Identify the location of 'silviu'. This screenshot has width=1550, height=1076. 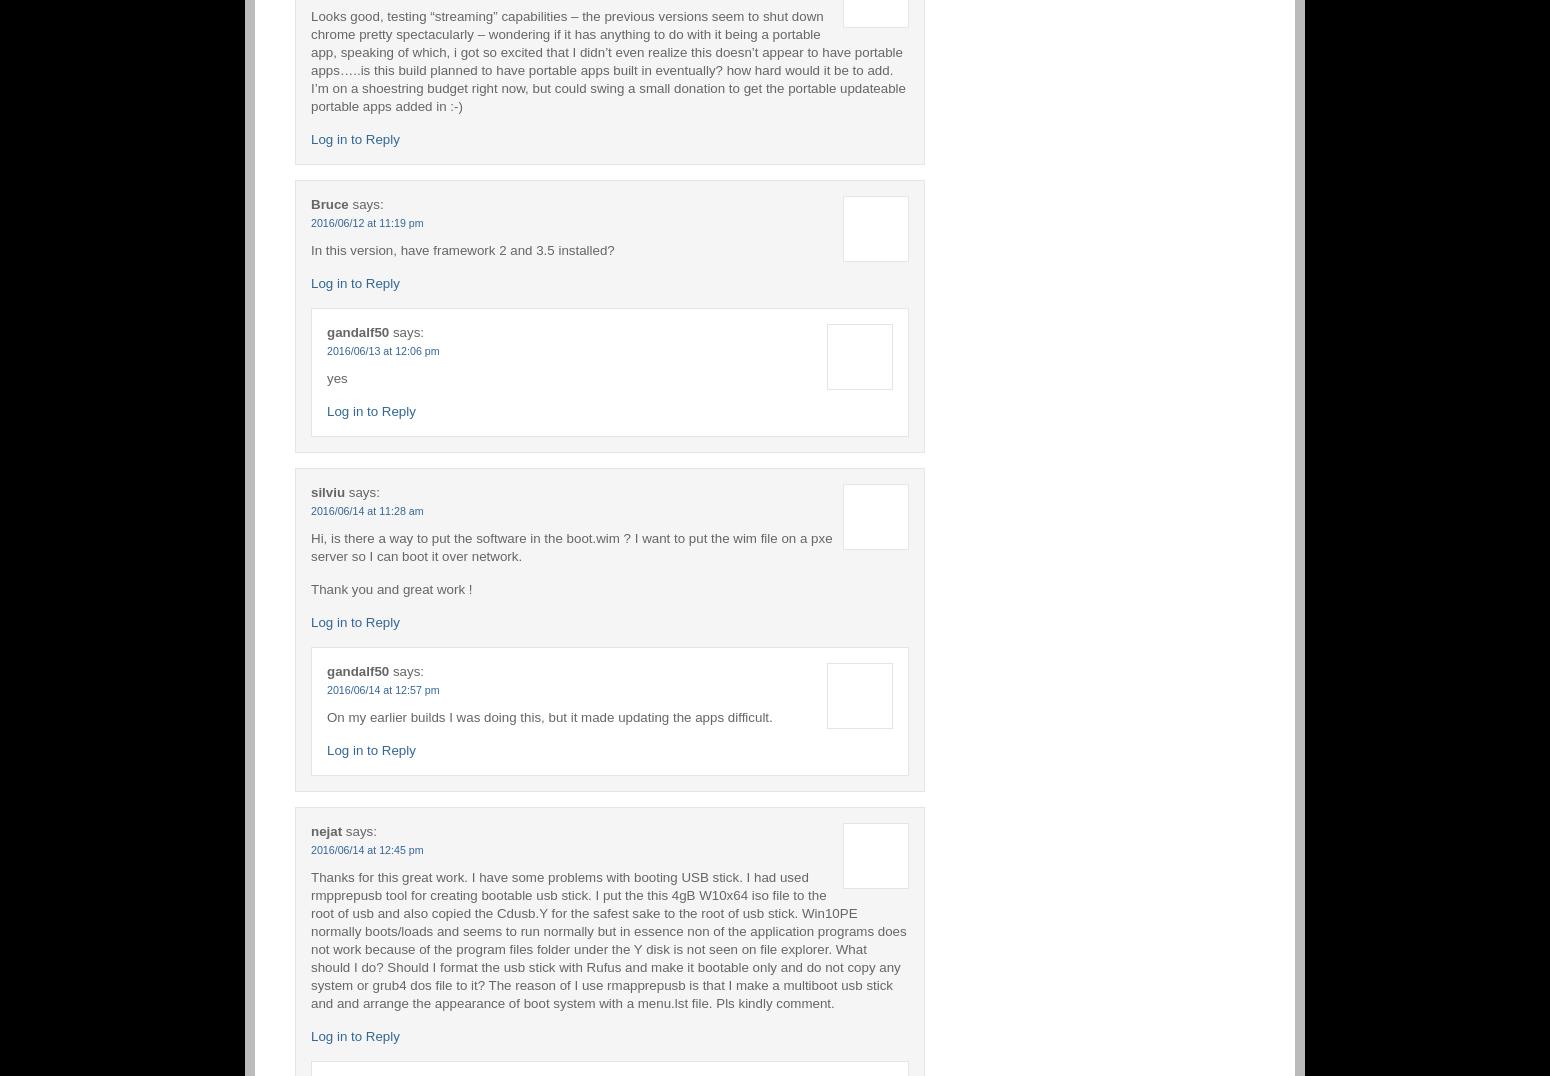
(326, 490).